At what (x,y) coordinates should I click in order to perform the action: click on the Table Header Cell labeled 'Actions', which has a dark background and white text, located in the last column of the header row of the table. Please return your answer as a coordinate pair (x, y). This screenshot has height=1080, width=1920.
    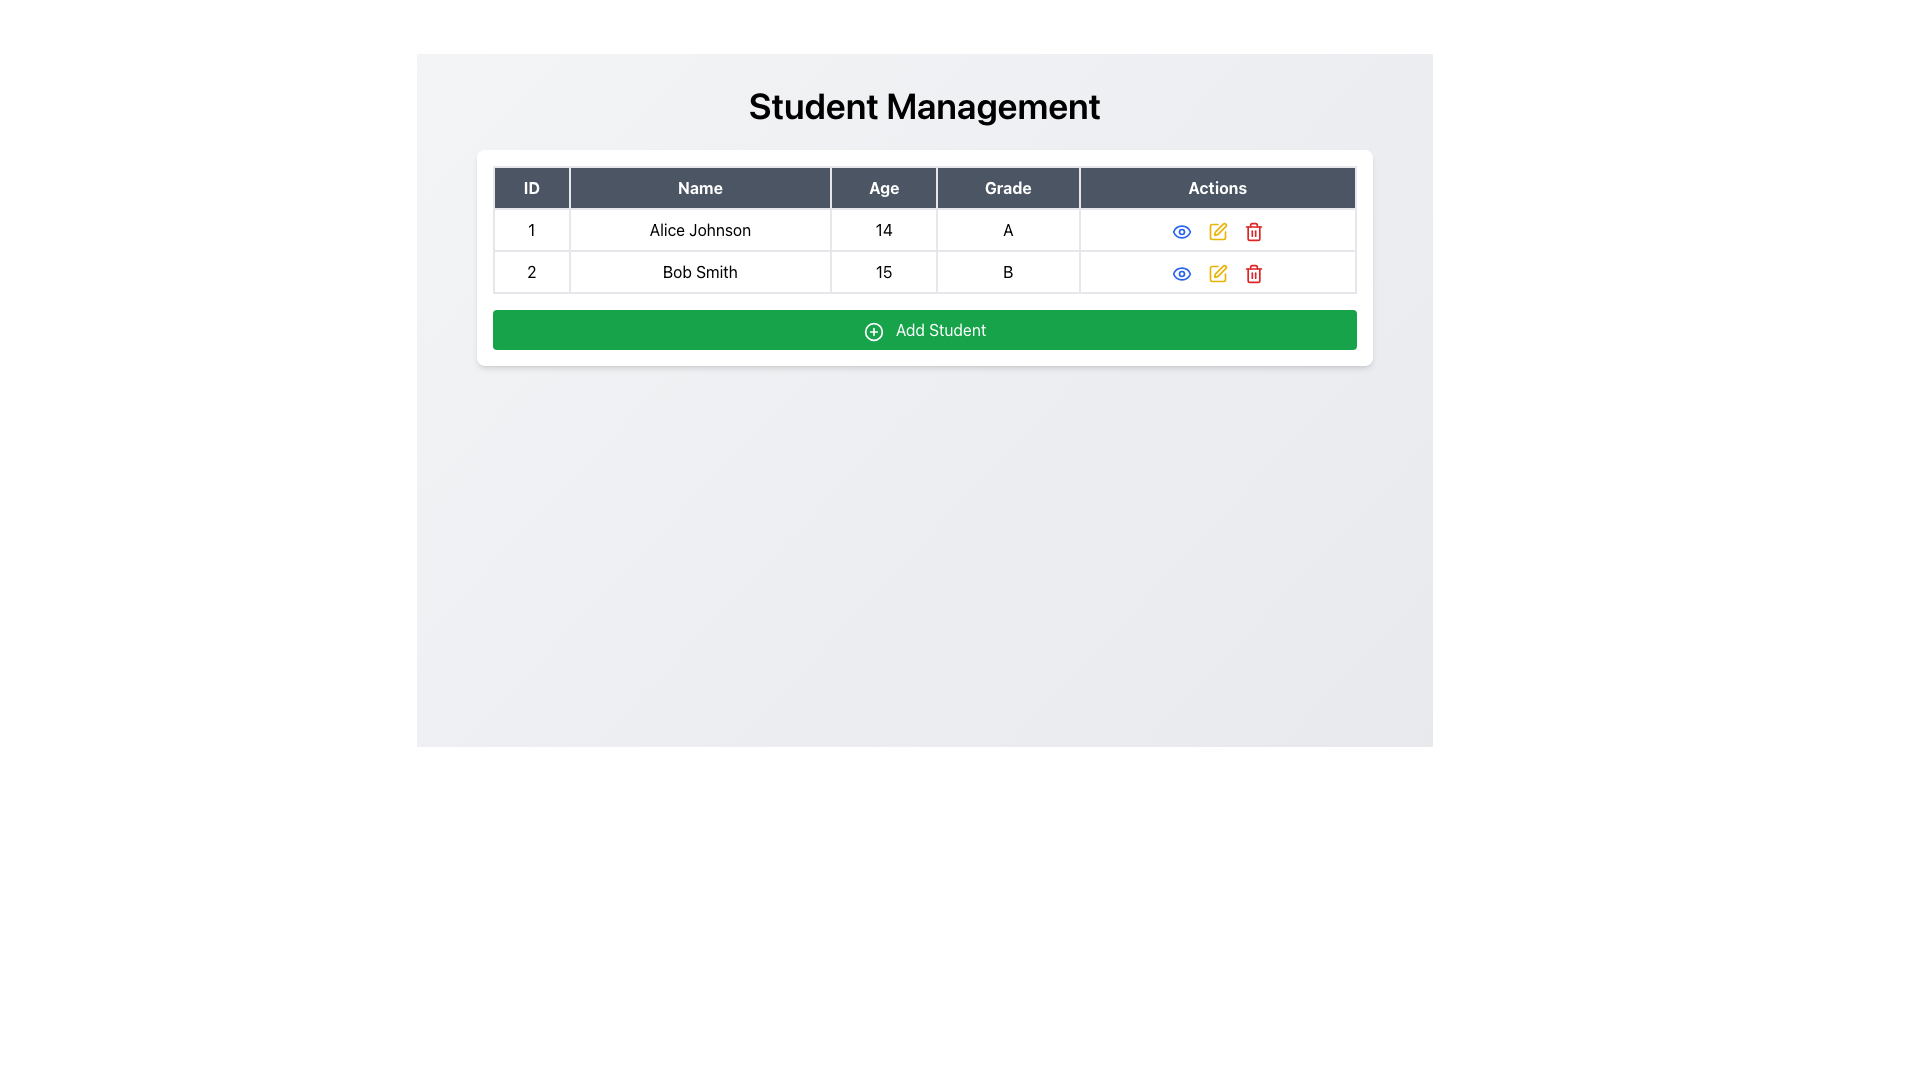
    Looking at the image, I should click on (1216, 188).